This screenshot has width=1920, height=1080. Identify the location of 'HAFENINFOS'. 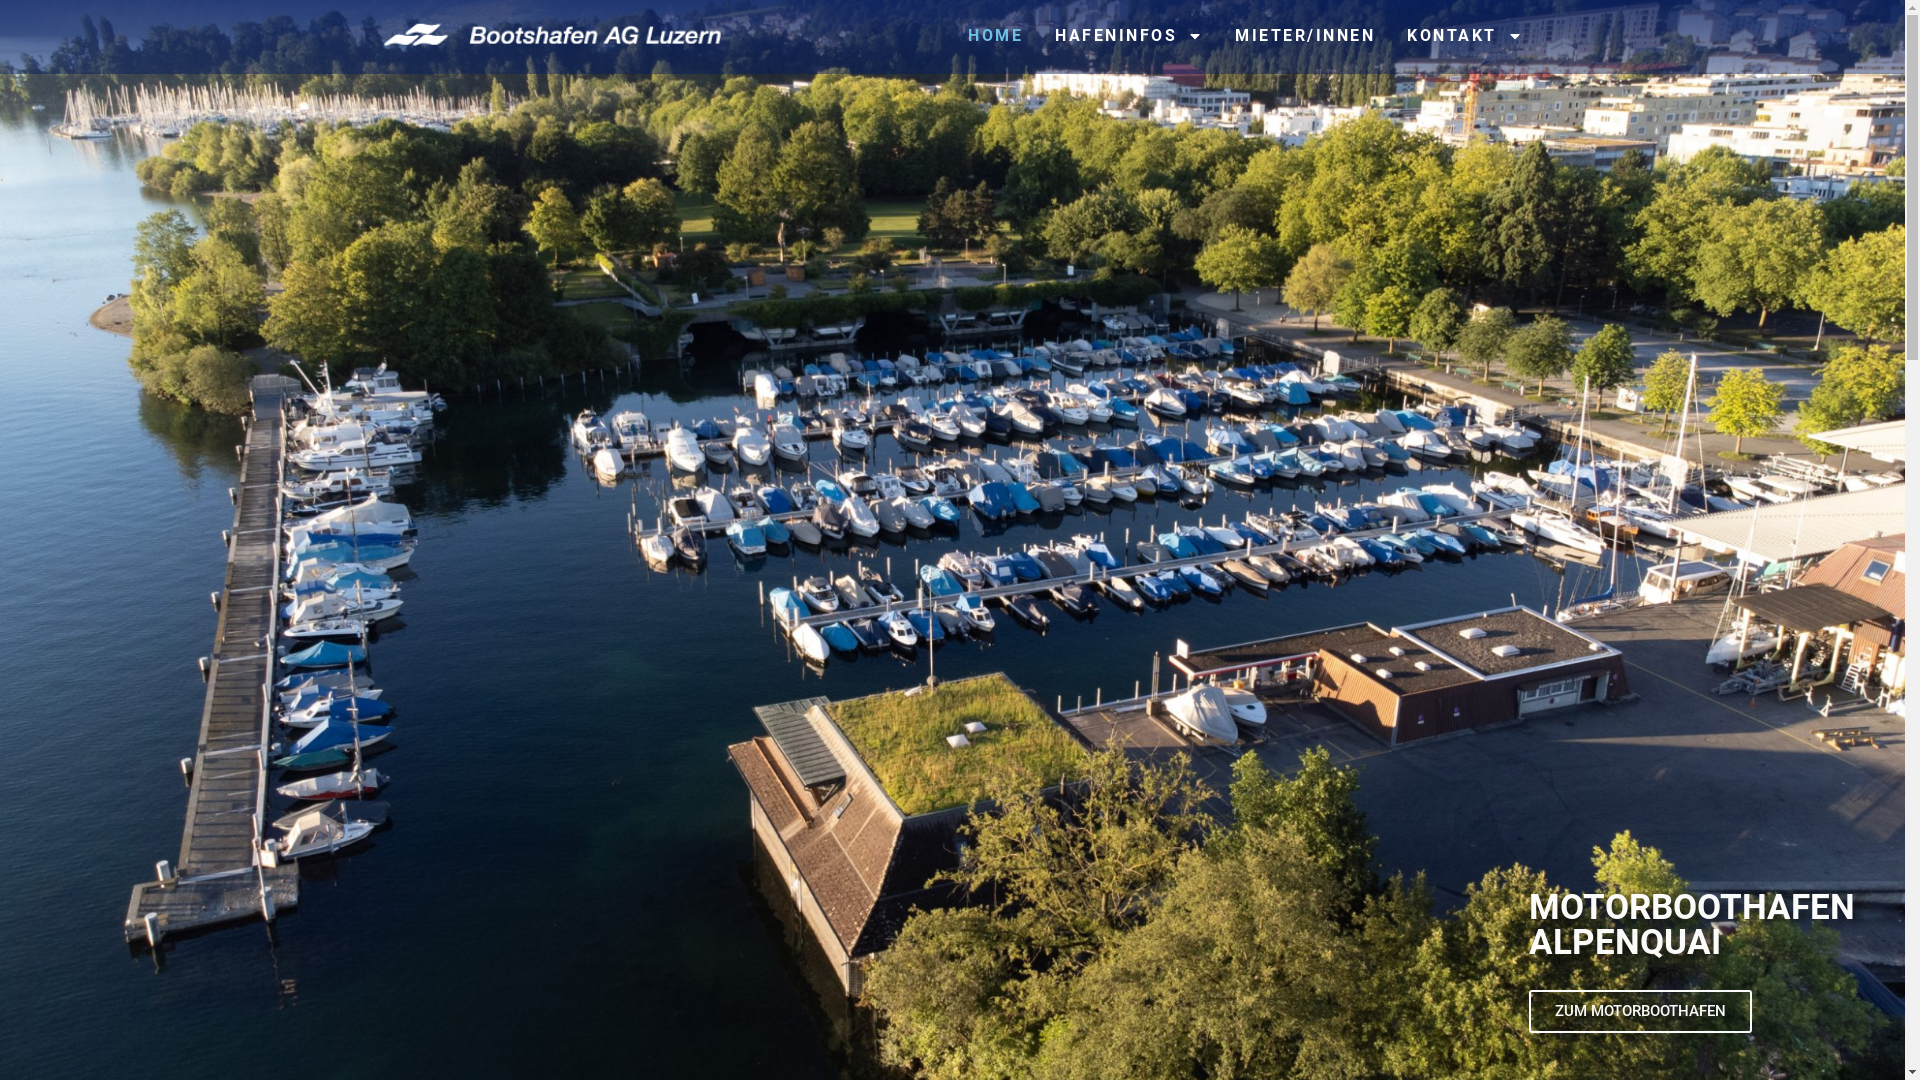
(1128, 35).